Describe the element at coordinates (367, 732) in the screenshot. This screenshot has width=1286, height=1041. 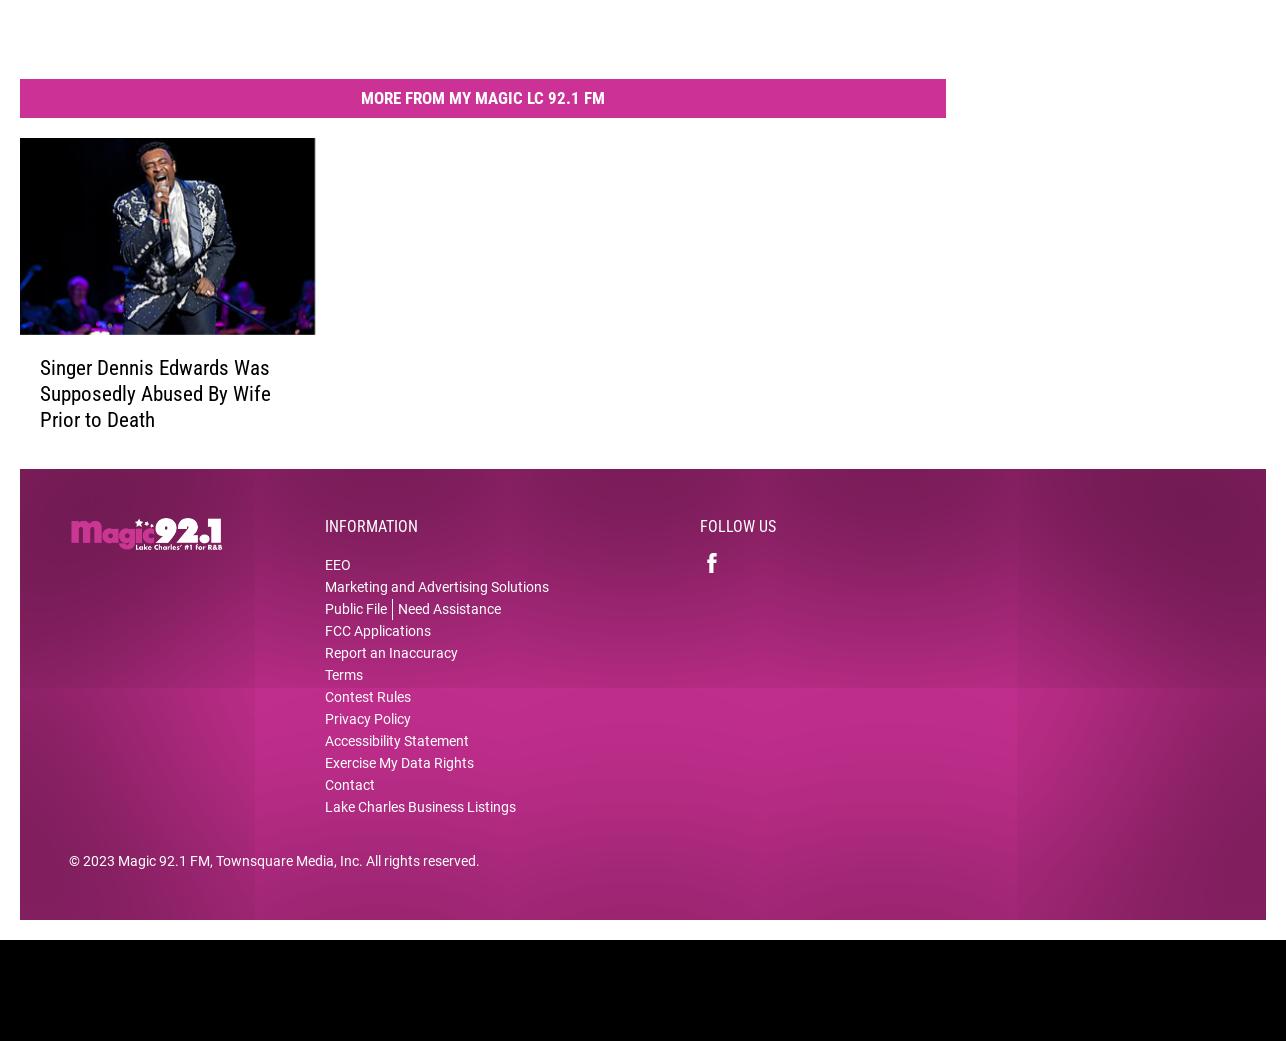
I see `'Privacy Policy'` at that location.